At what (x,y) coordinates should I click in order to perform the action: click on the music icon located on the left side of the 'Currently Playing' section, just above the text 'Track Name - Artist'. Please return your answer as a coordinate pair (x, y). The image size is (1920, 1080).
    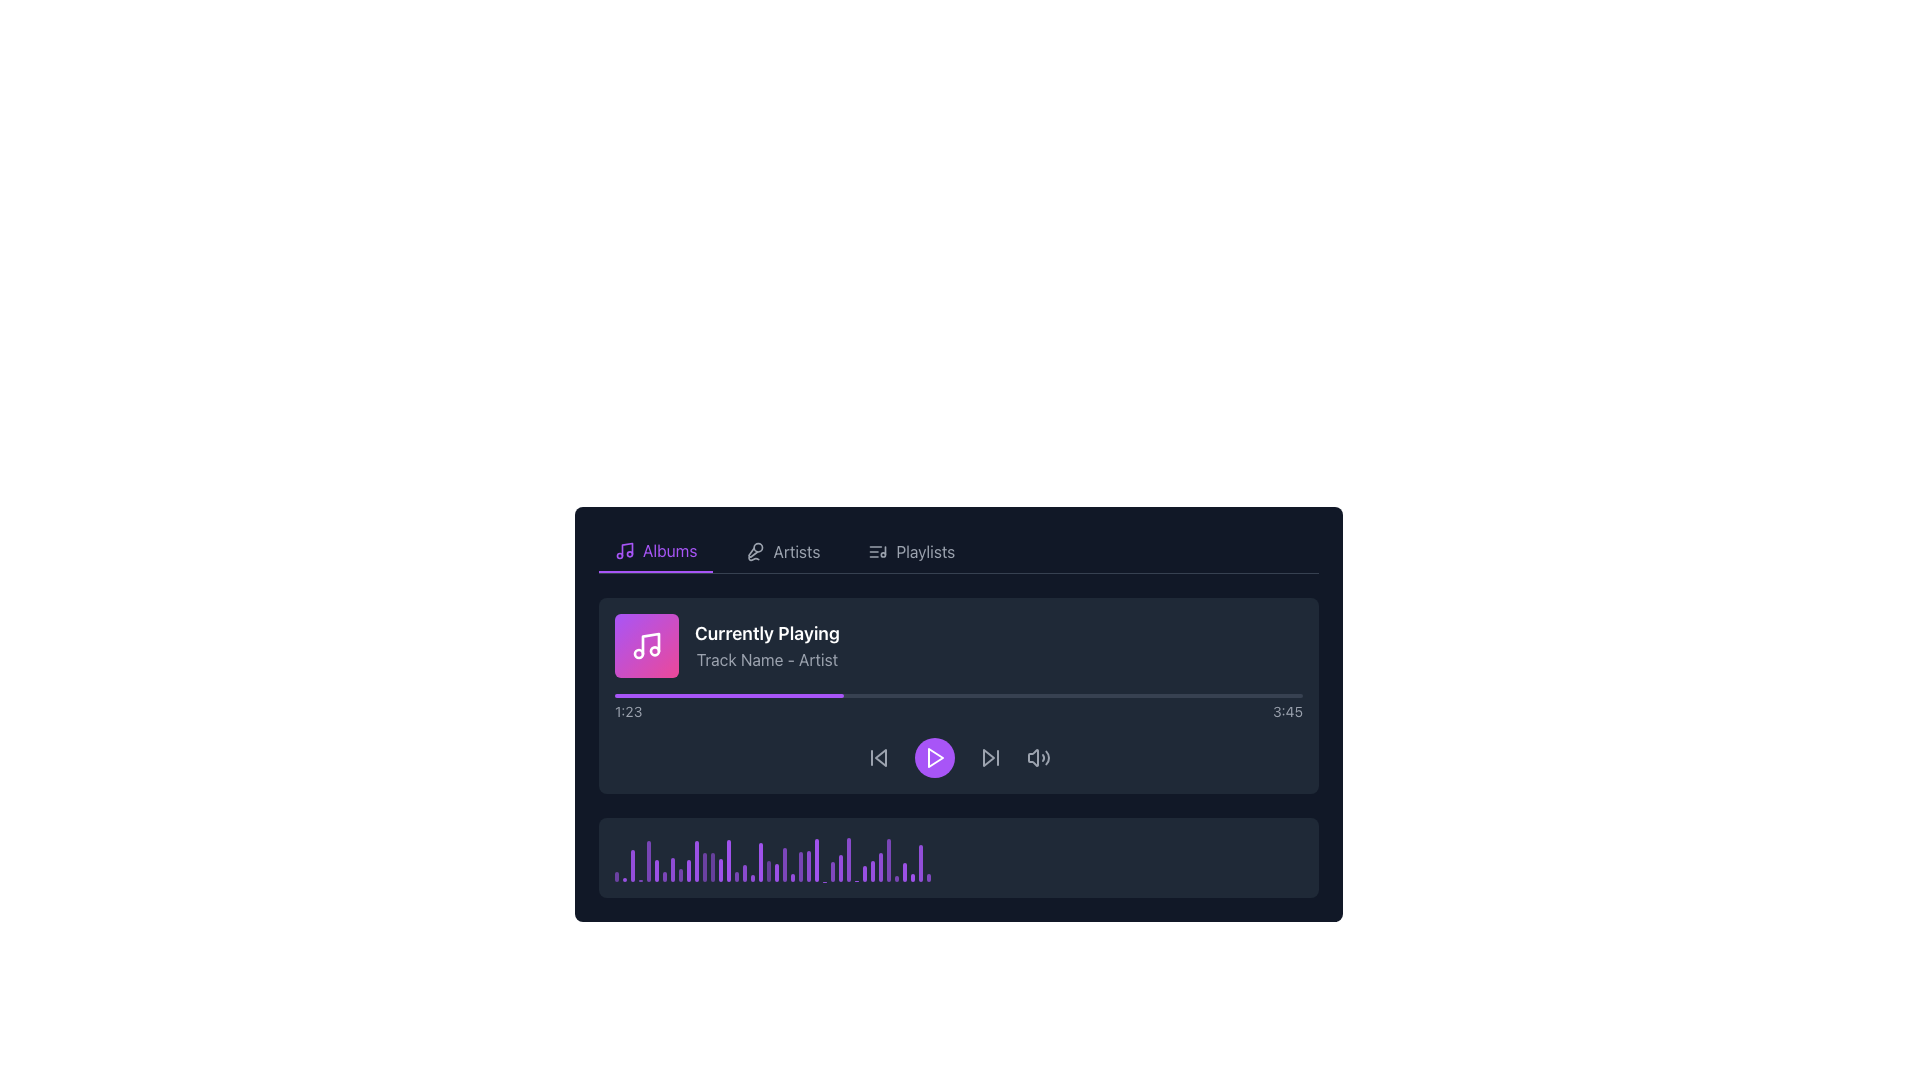
    Looking at the image, I should click on (647, 645).